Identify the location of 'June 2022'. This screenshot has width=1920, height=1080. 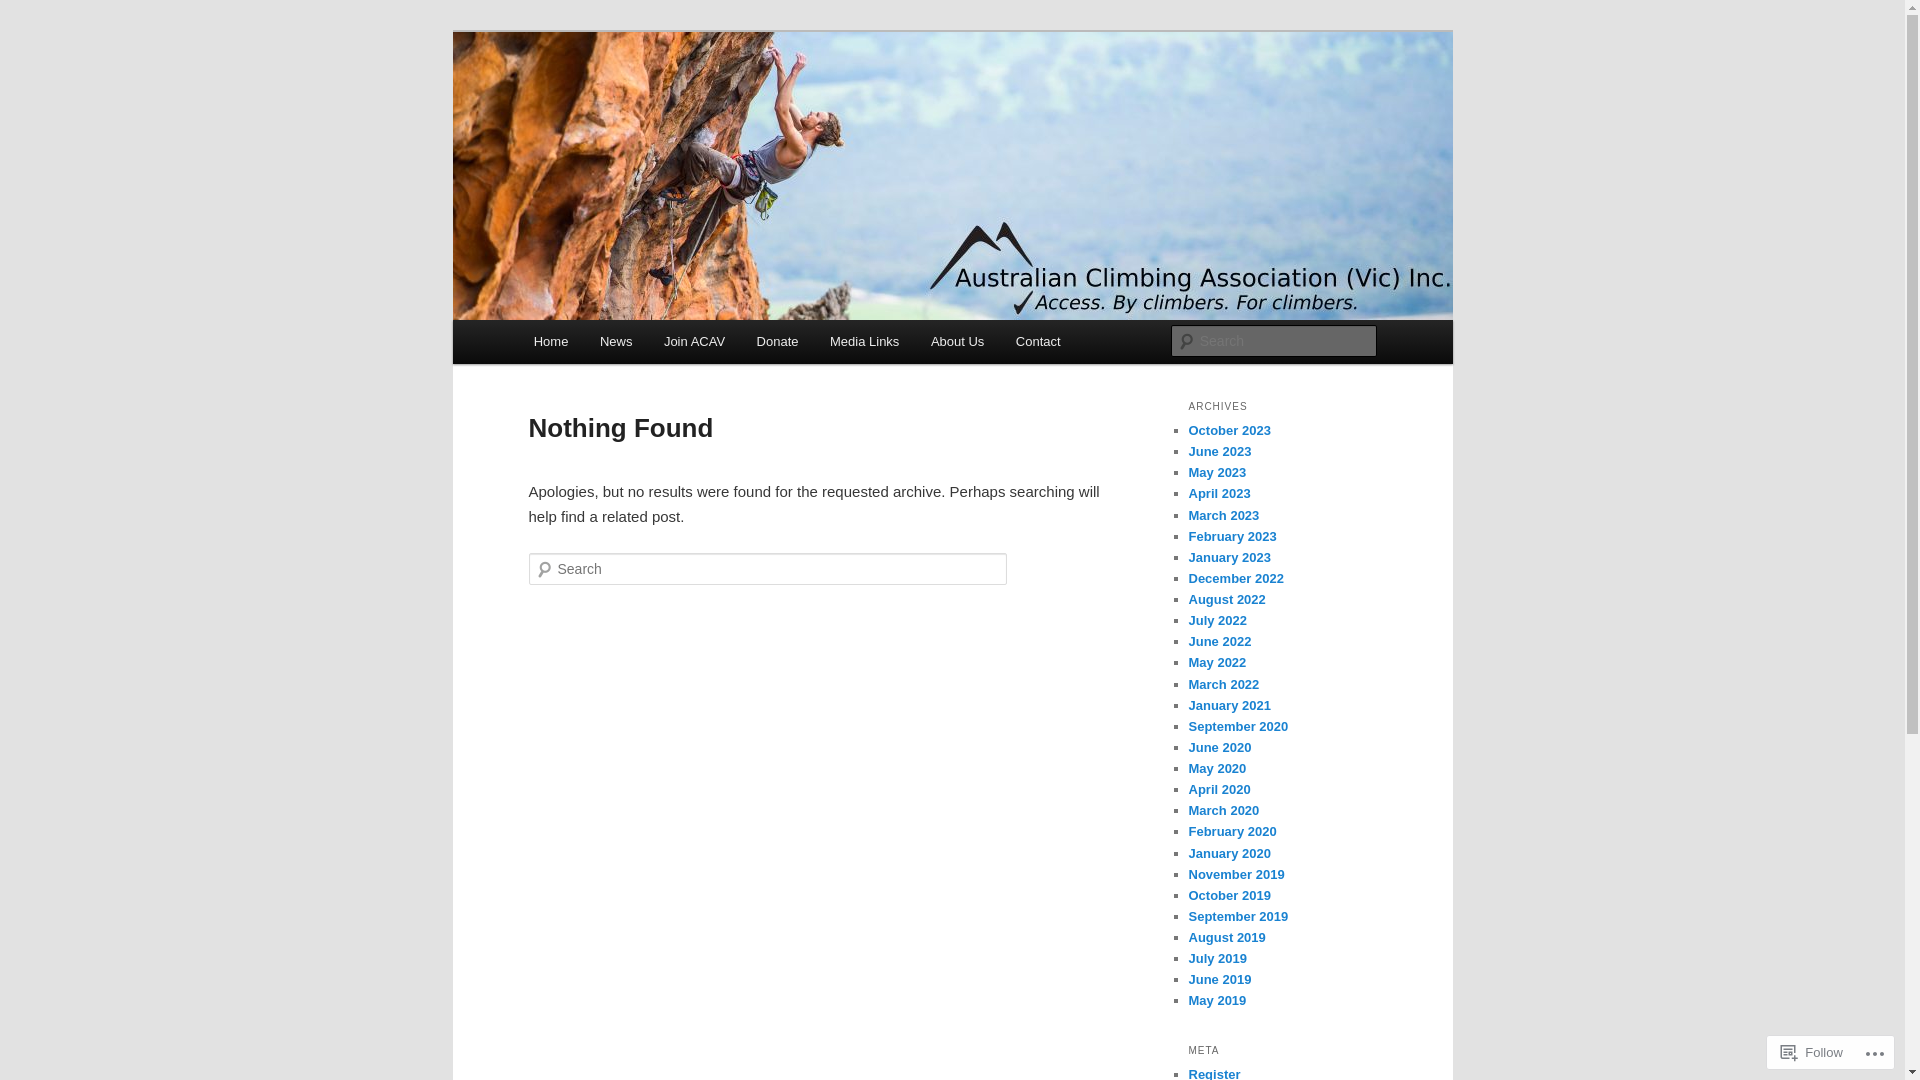
(1188, 641).